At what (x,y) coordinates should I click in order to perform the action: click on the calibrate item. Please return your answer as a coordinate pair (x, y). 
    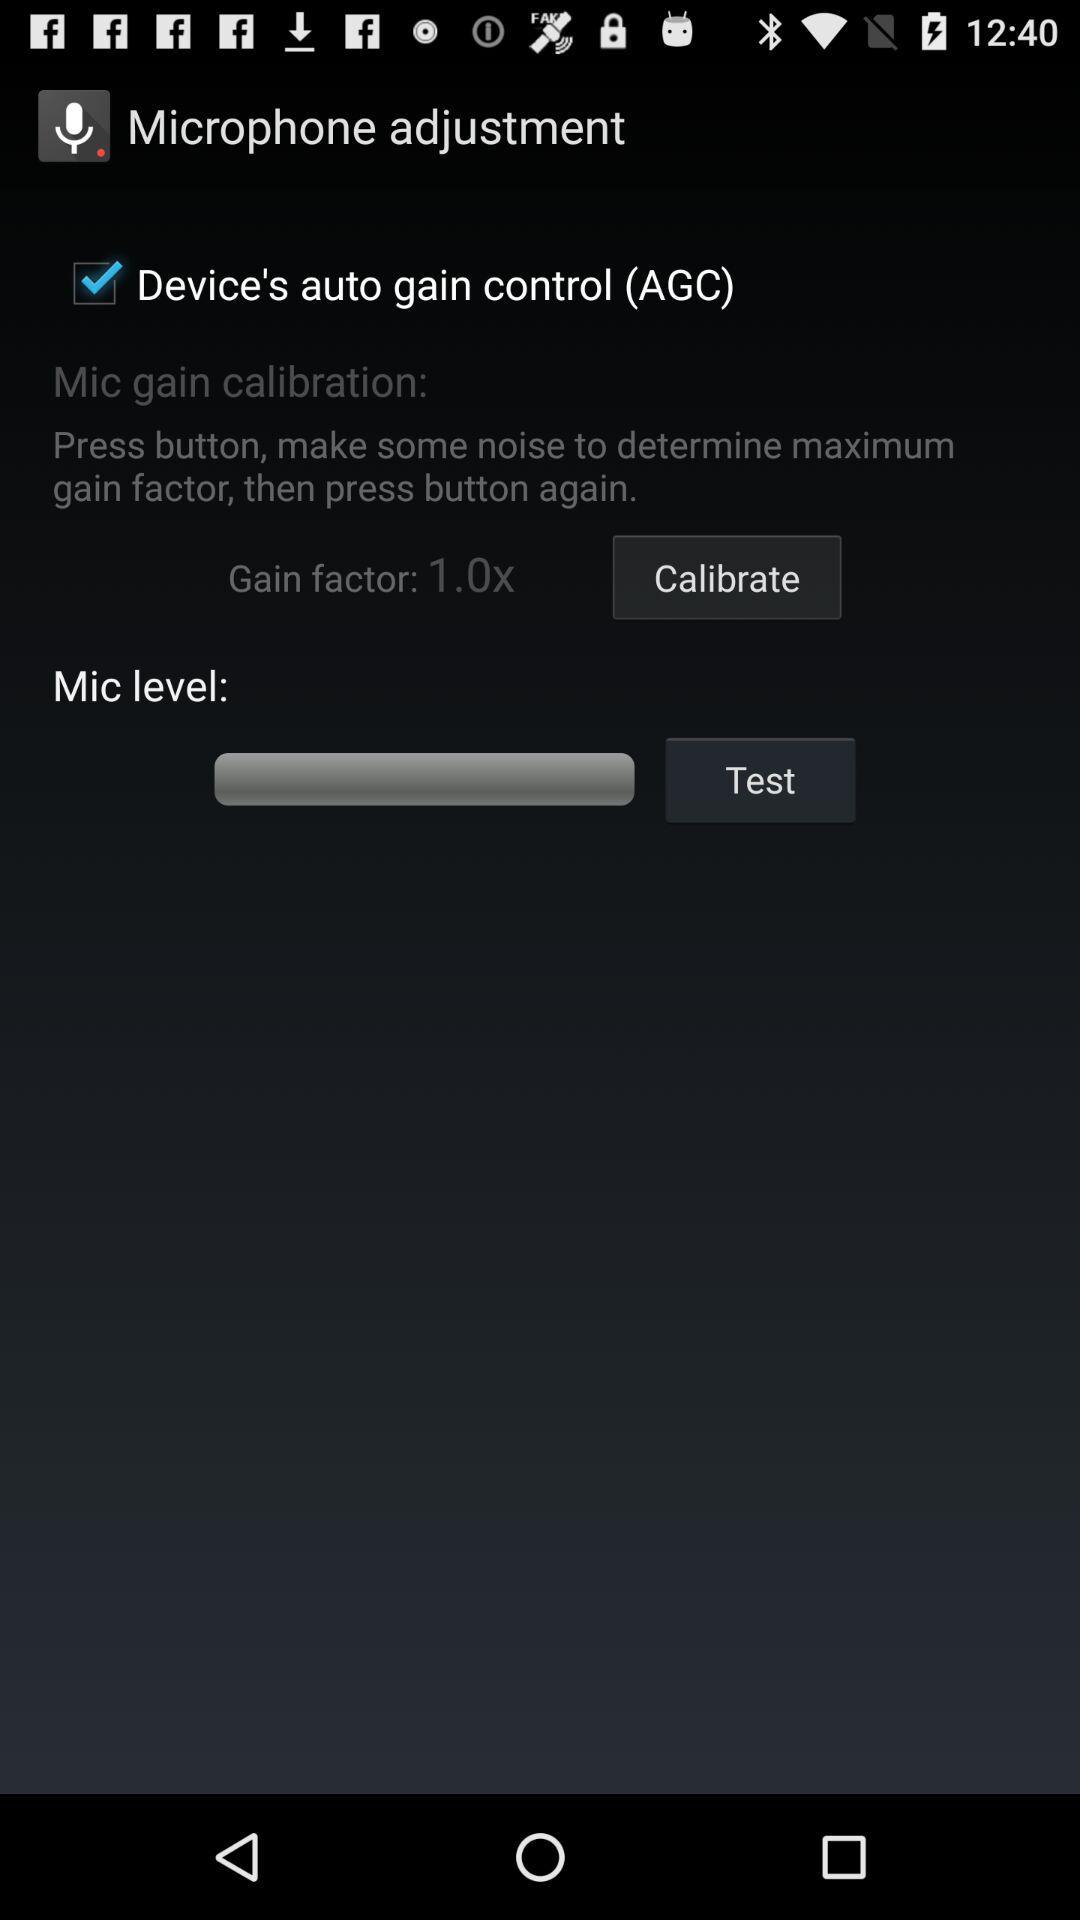
    Looking at the image, I should click on (727, 576).